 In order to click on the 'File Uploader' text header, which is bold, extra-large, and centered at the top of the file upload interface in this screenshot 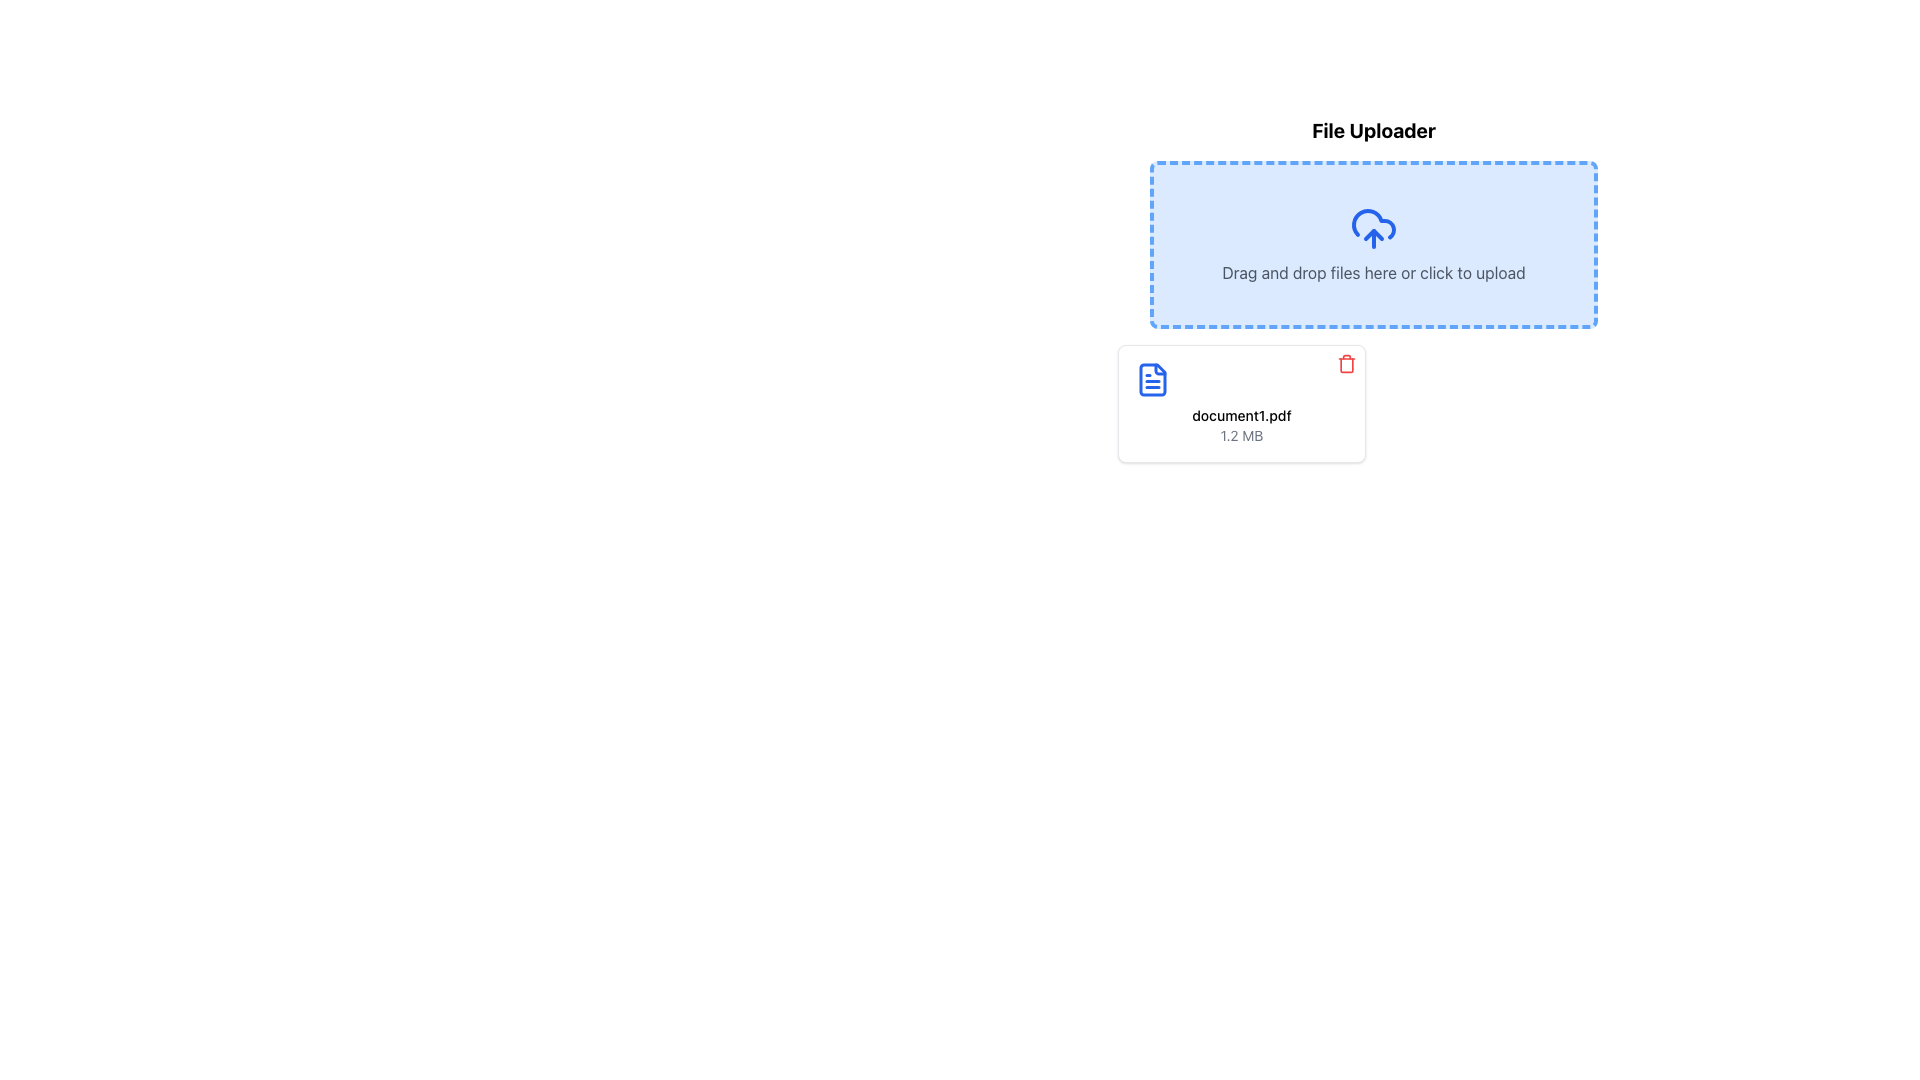, I will do `click(1372, 131)`.